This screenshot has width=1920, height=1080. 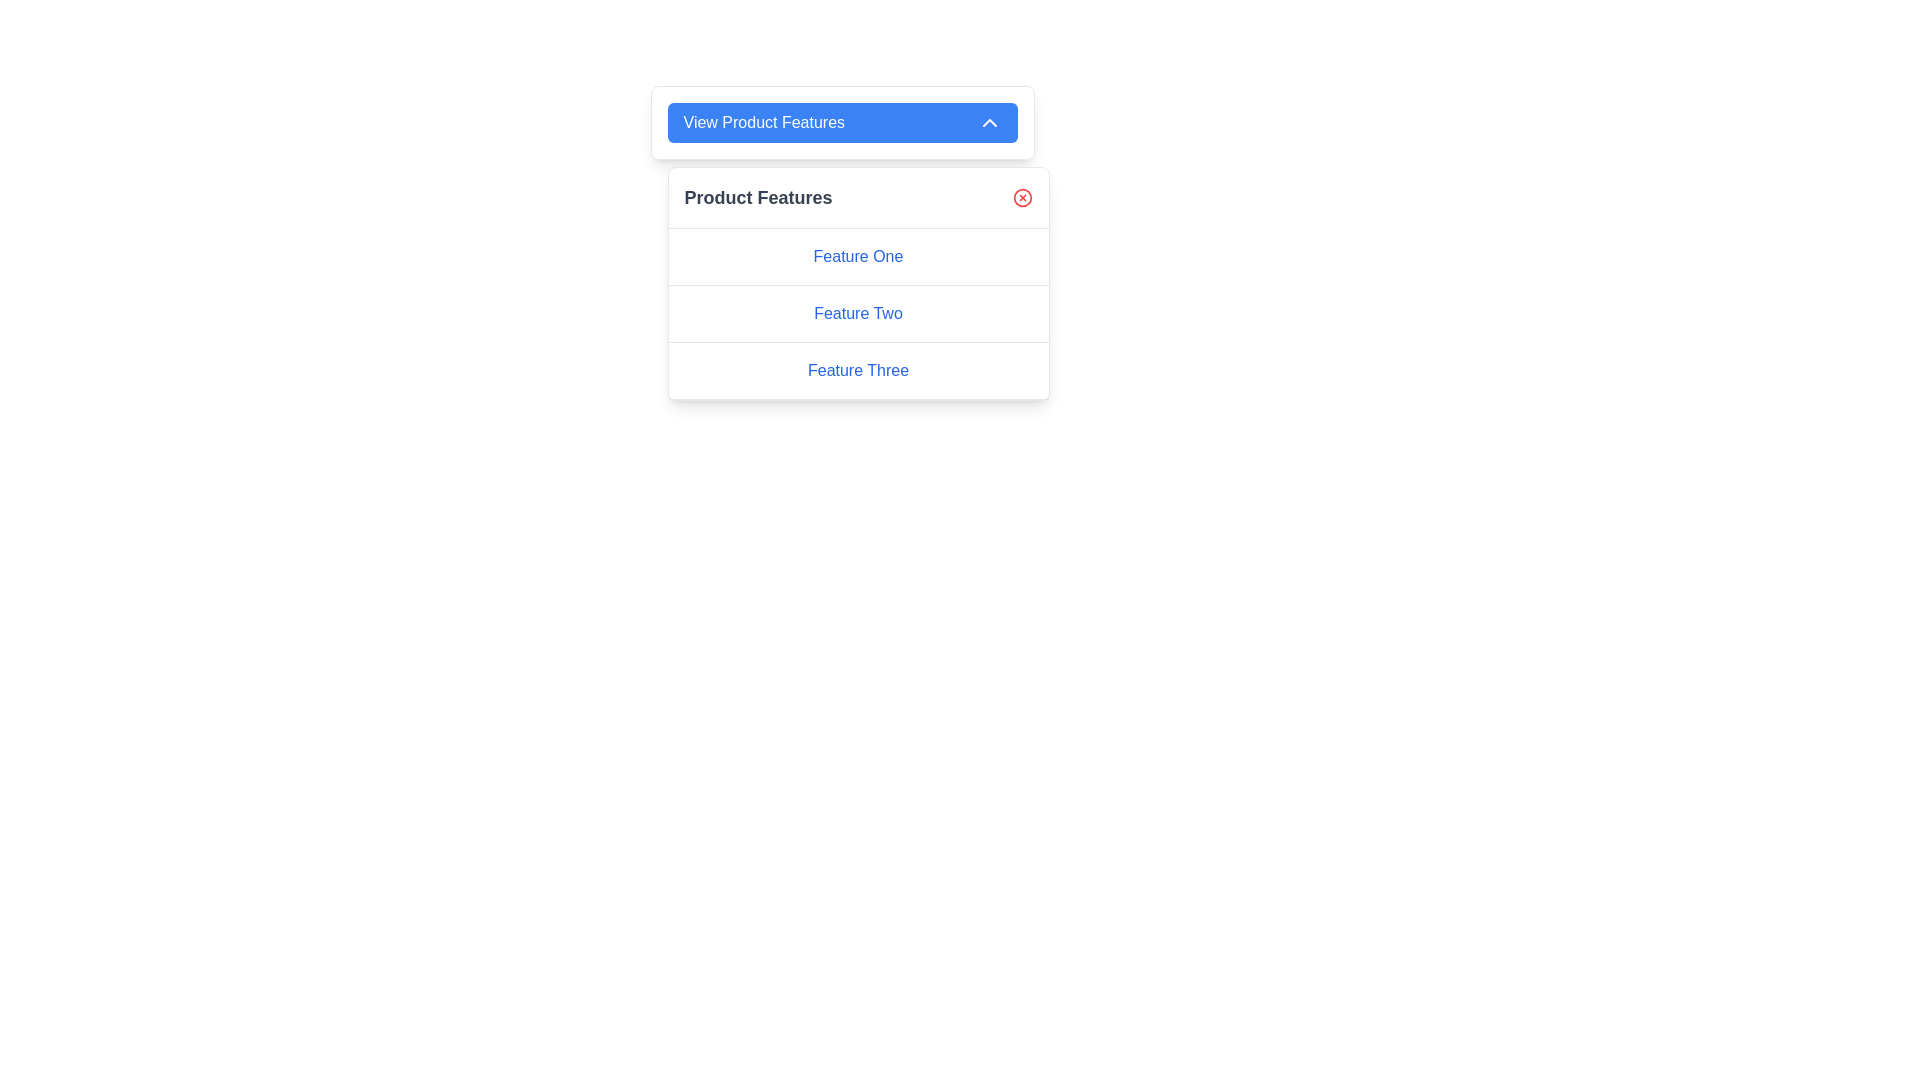 What do you see at coordinates (989, 123) in the screenshot?
I see `the chevron-up icon located to the right of the 'View Product Features' button` at bounding box center [989, 123].